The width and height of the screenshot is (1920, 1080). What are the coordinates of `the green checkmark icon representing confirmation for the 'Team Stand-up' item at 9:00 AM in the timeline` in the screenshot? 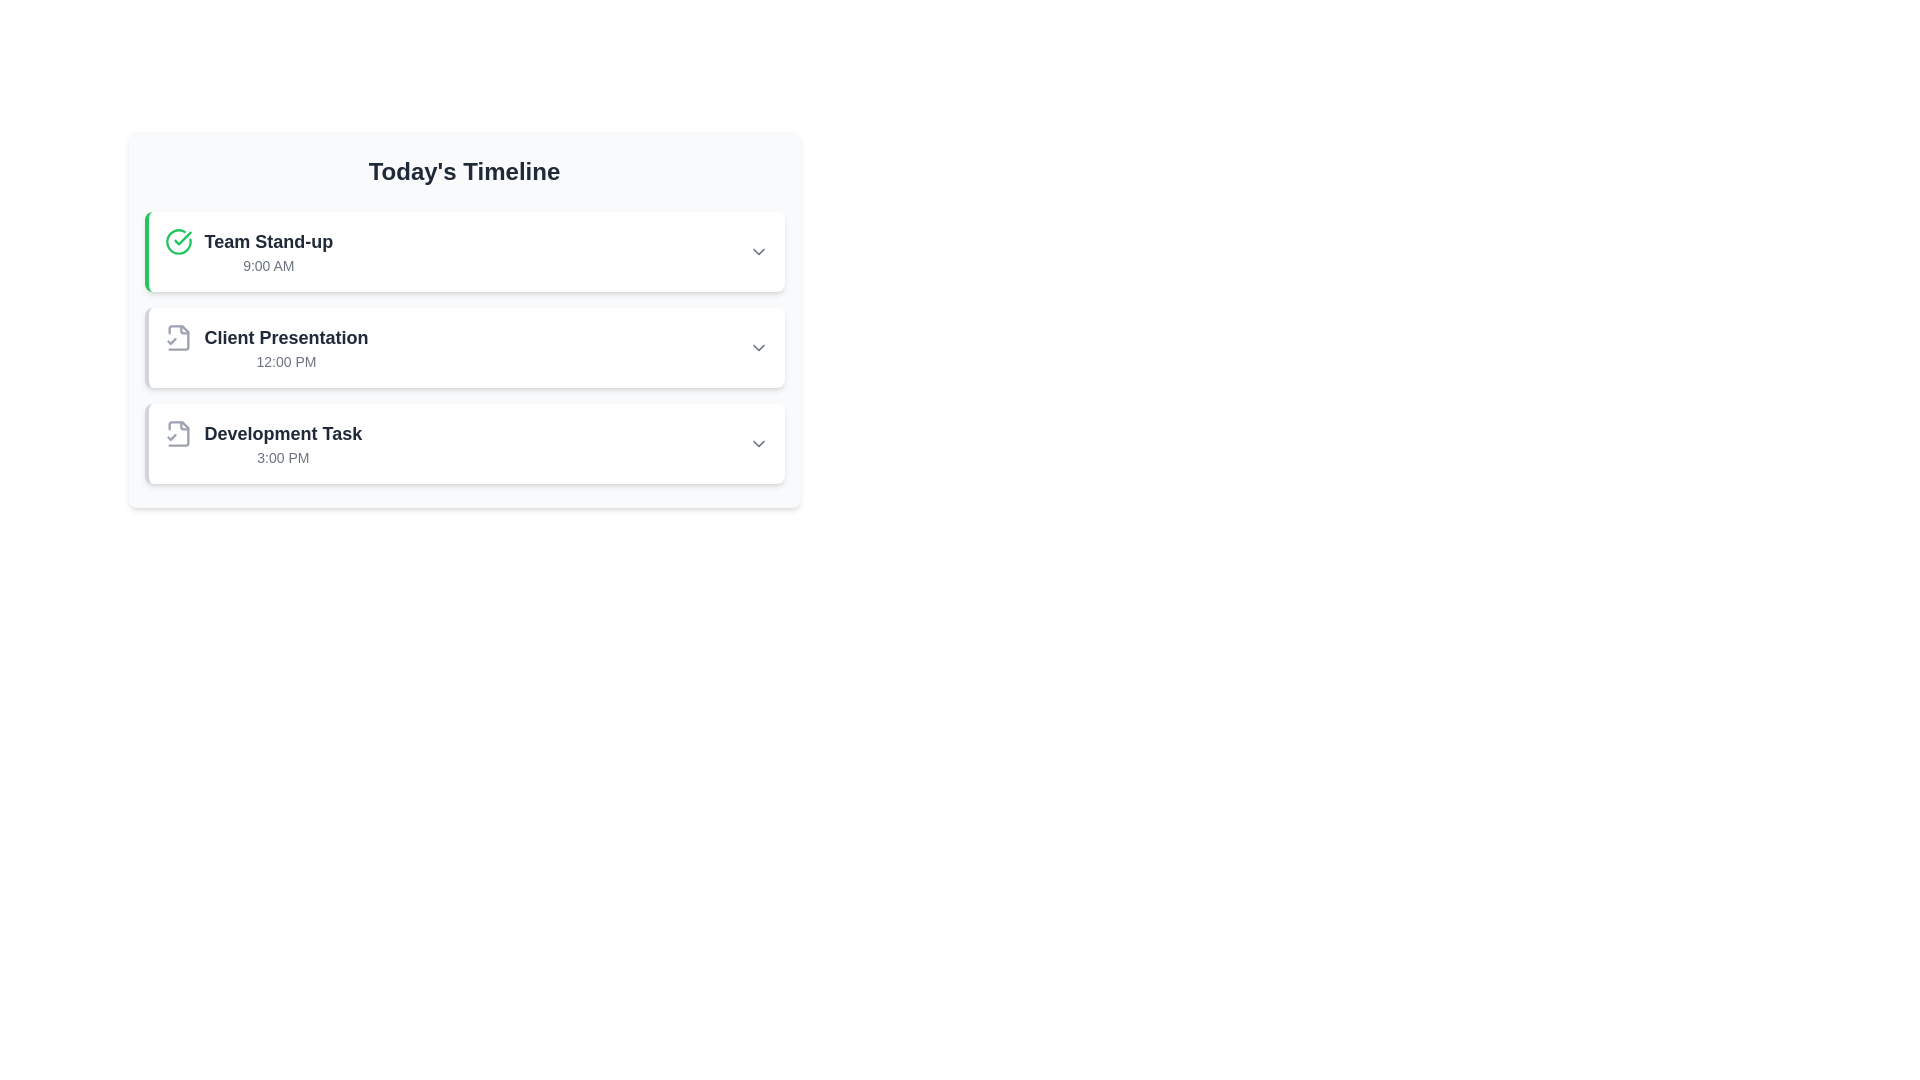 It's located at (182, 237).